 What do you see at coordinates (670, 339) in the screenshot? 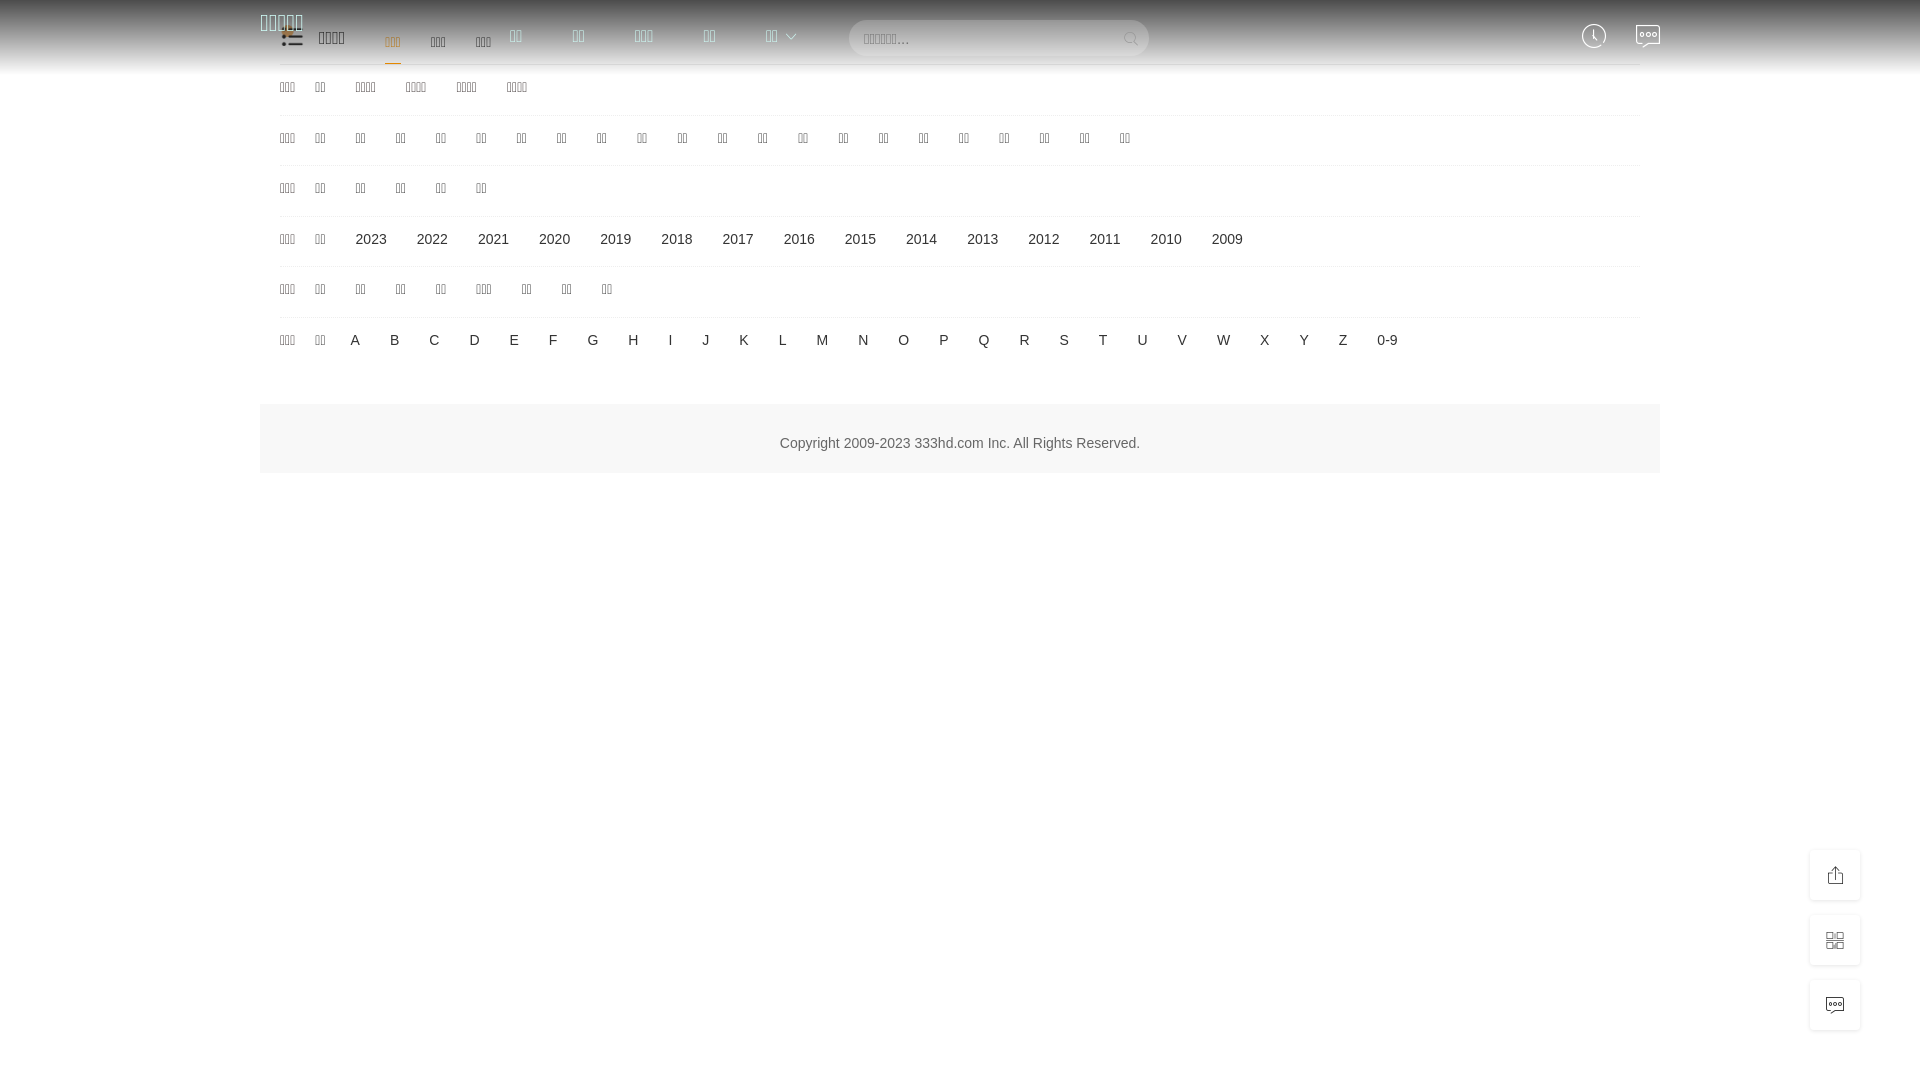
I see `'I'` at bounding box center [670, 339].